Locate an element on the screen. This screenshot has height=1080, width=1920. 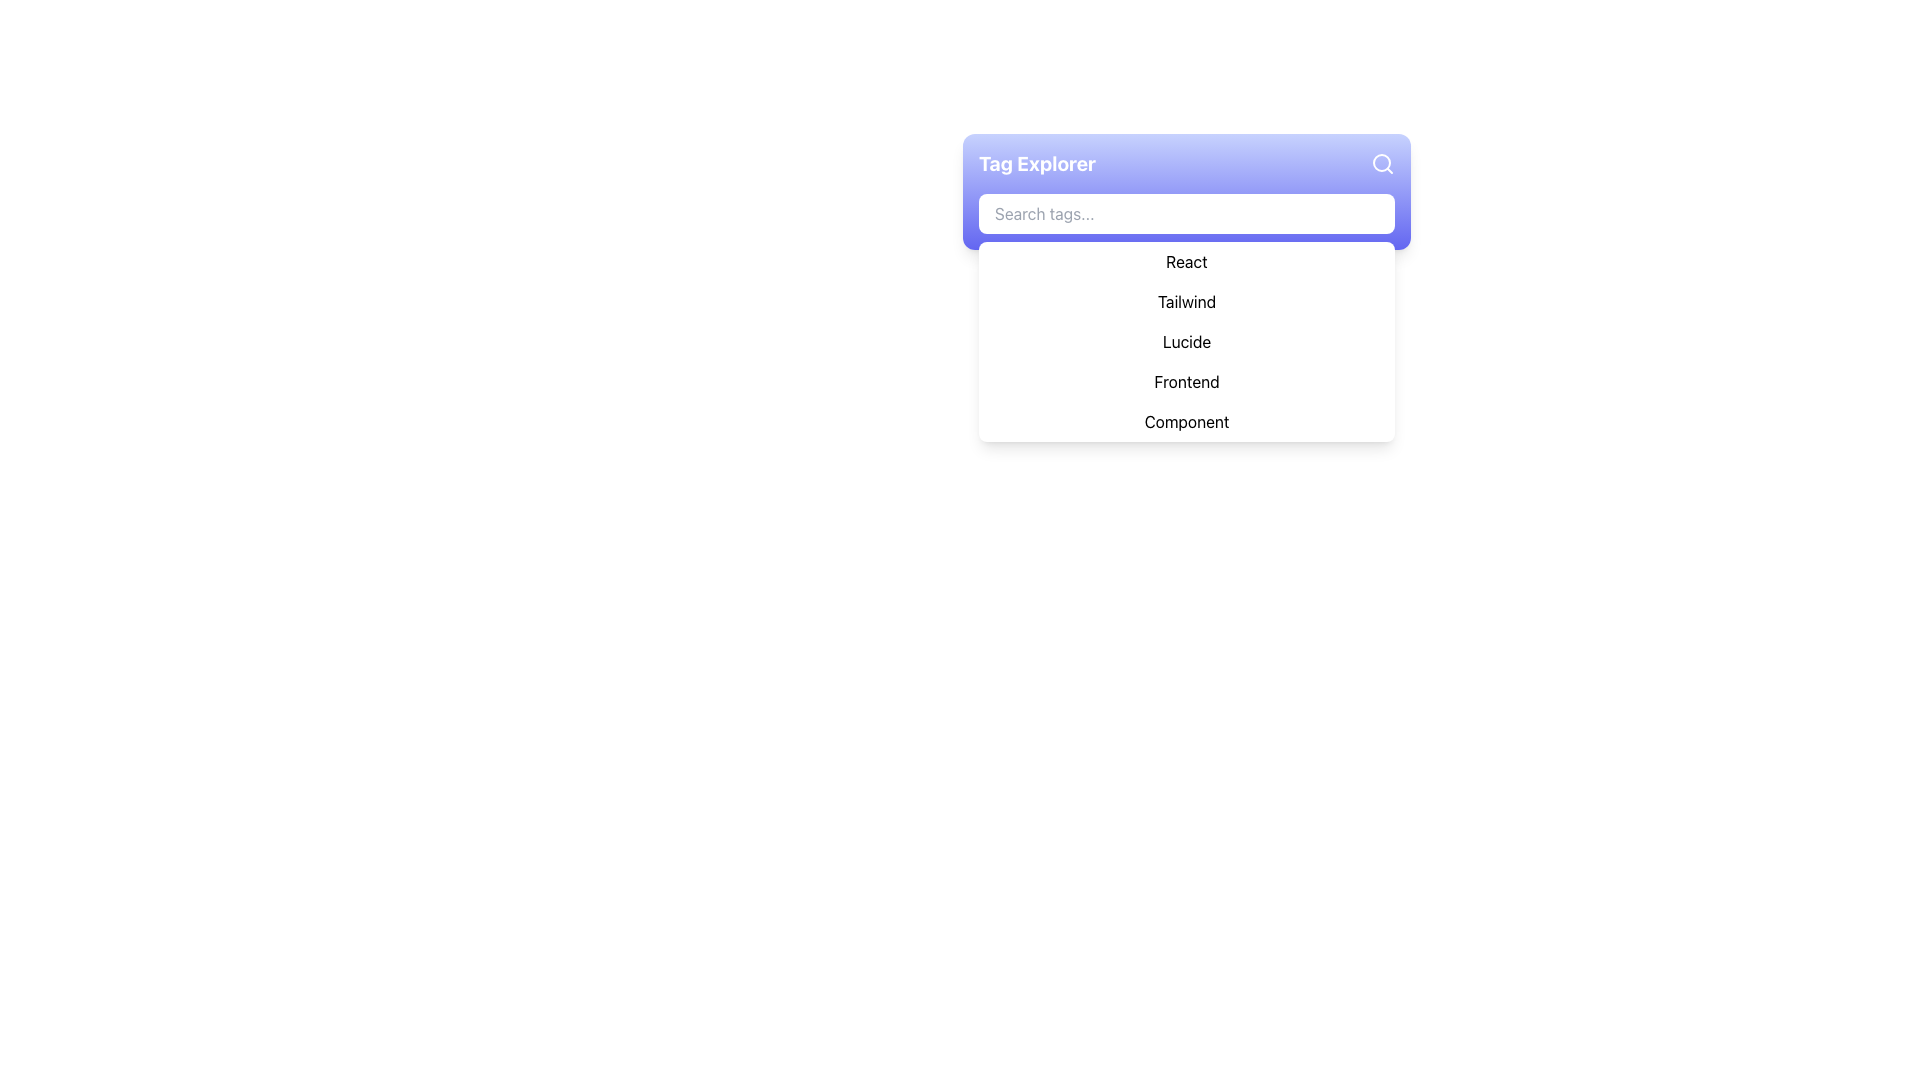
the list item displaying 'Component' in bold black text, which is the last item in the dropdown menu is located at coordinates (1186, 420).